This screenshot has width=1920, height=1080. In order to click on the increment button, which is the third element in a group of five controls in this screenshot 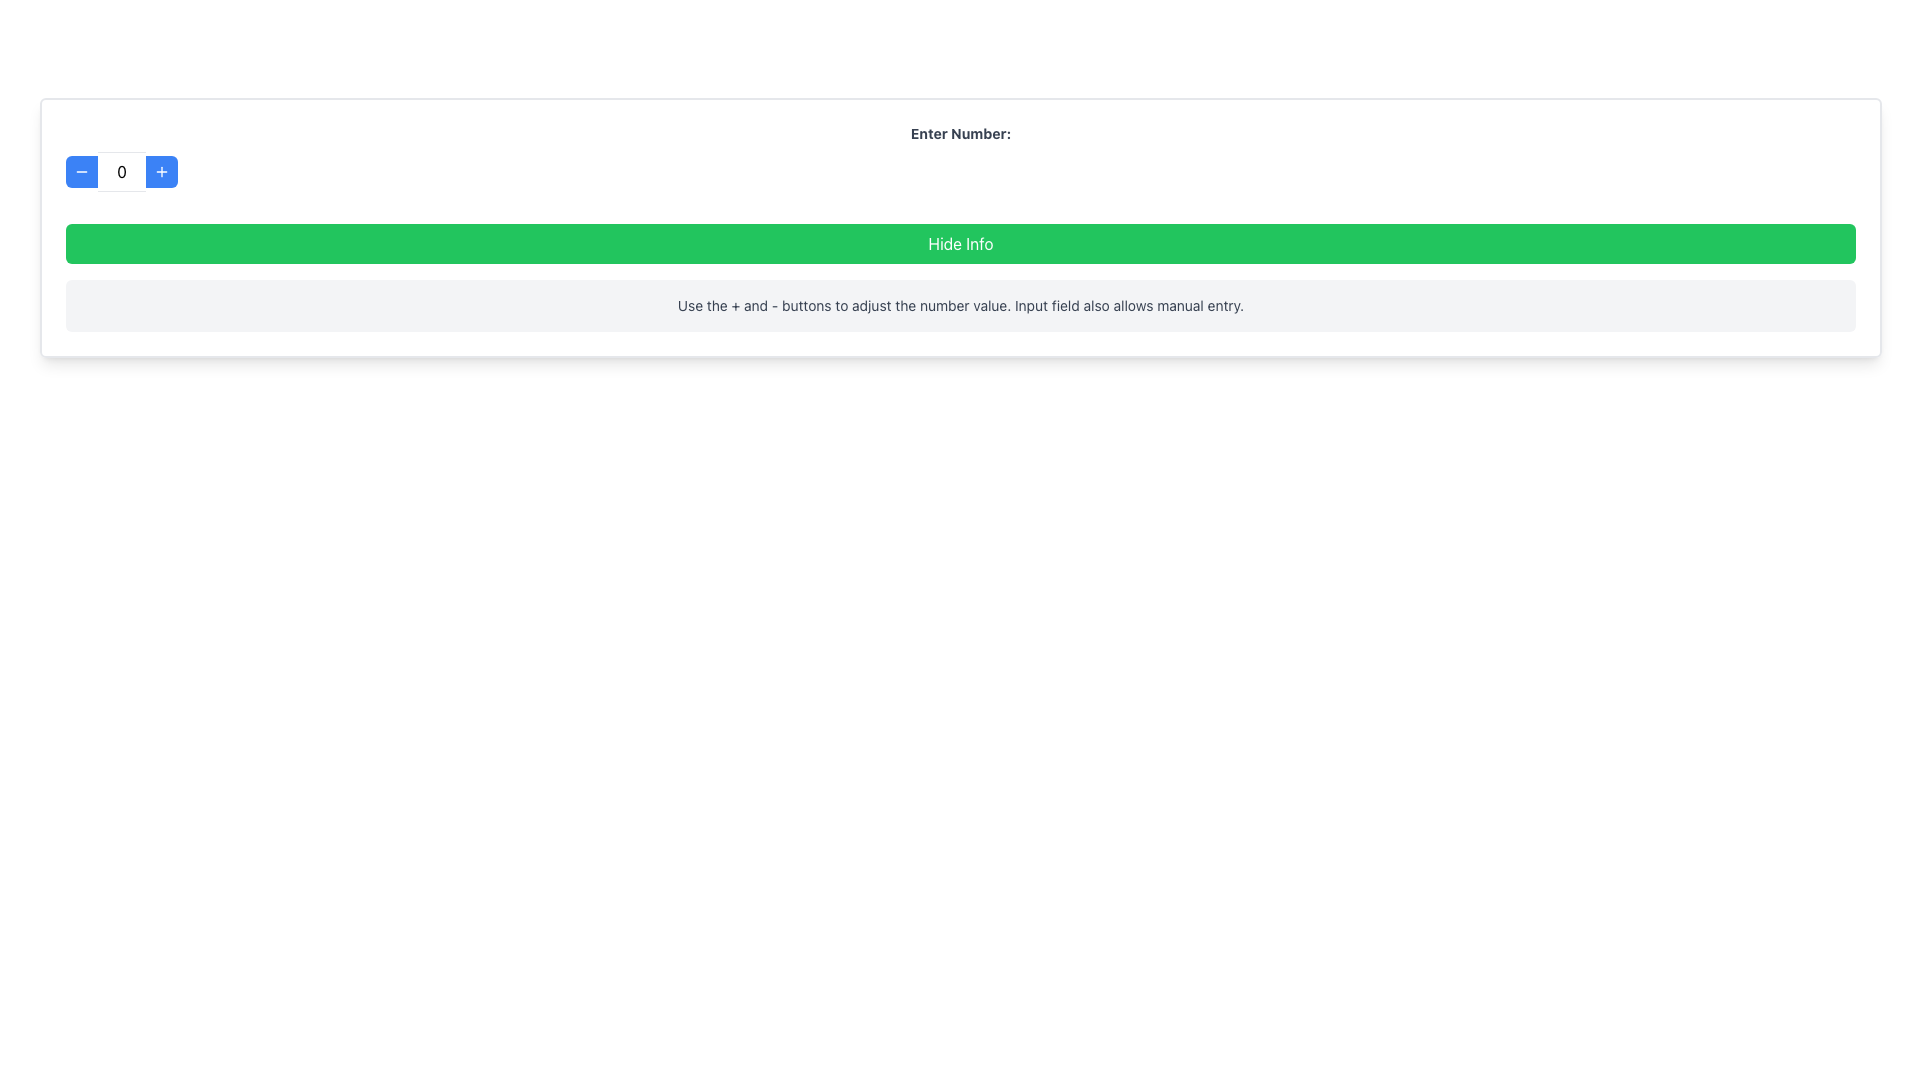, I will do `click(162, 171)`.